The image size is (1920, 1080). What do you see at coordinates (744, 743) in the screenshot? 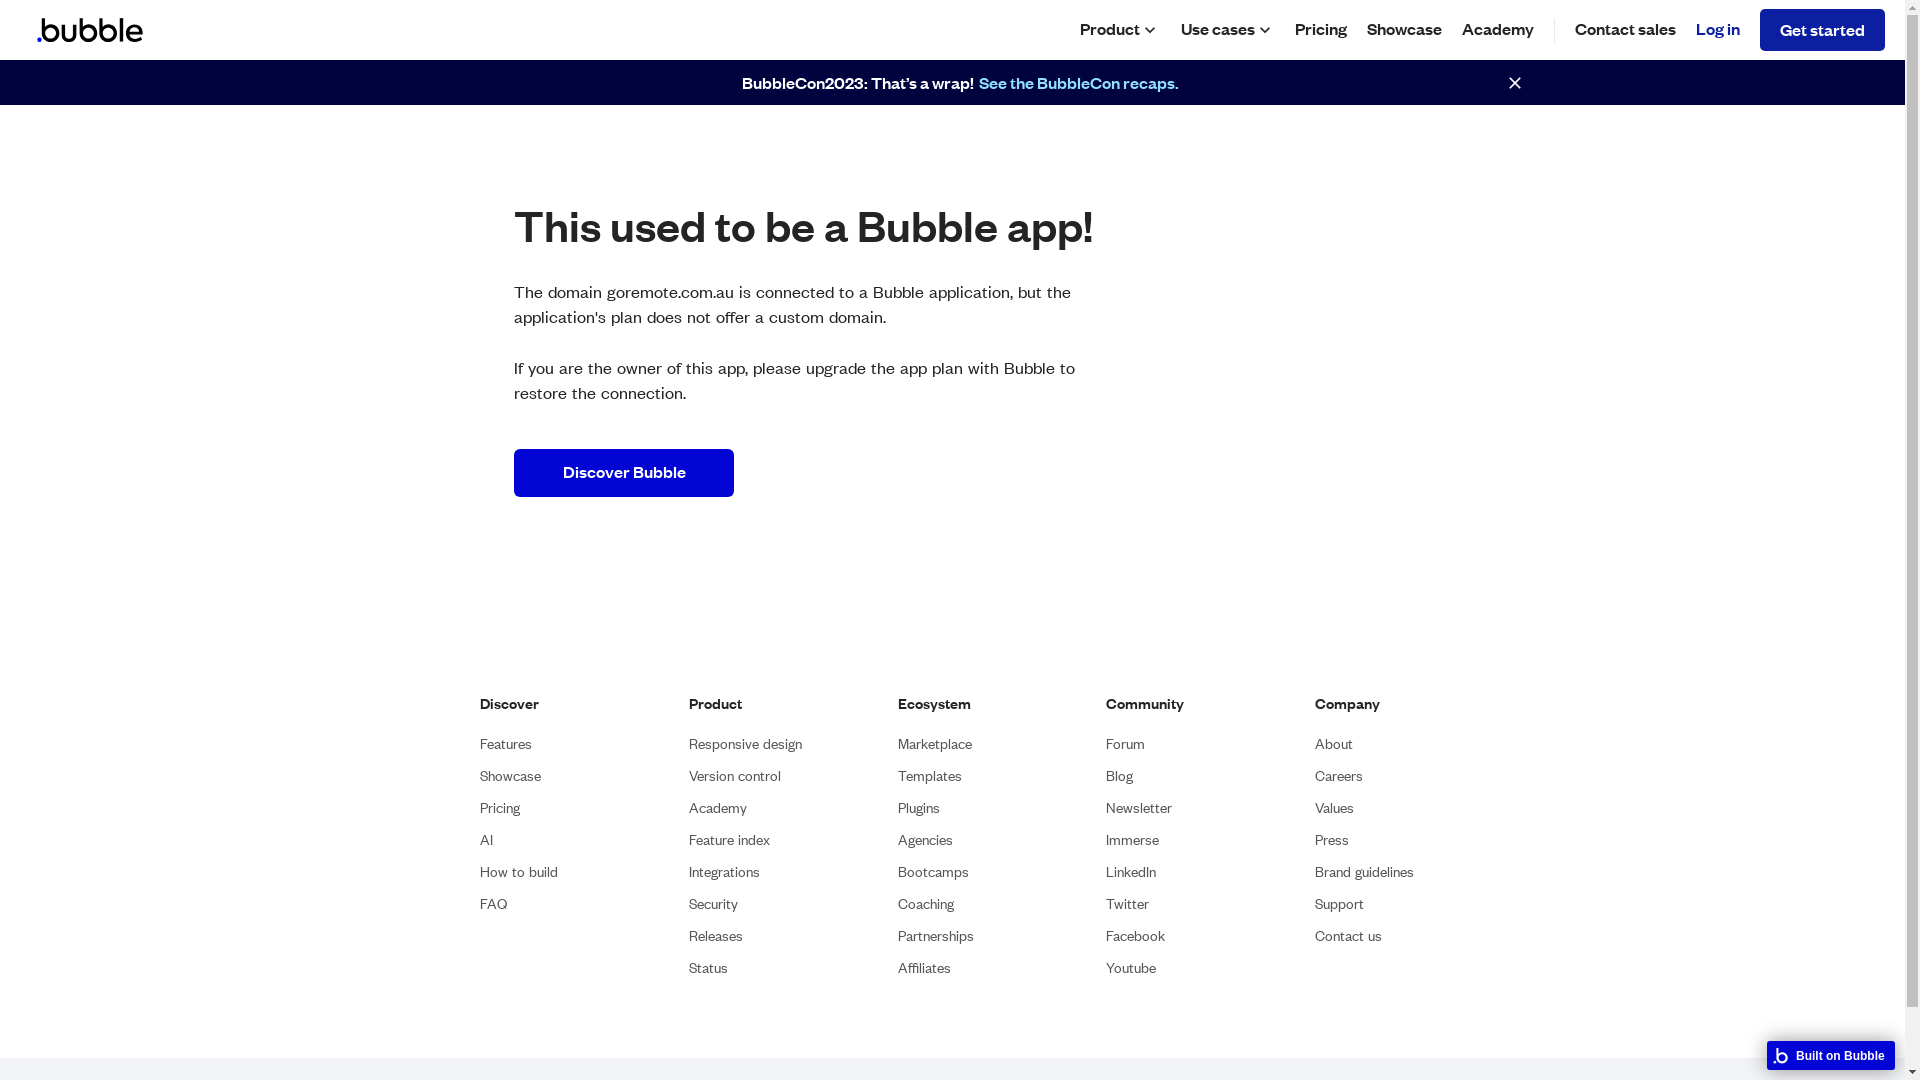
I see `'Responsive design'` at bounding box center [744, 743].